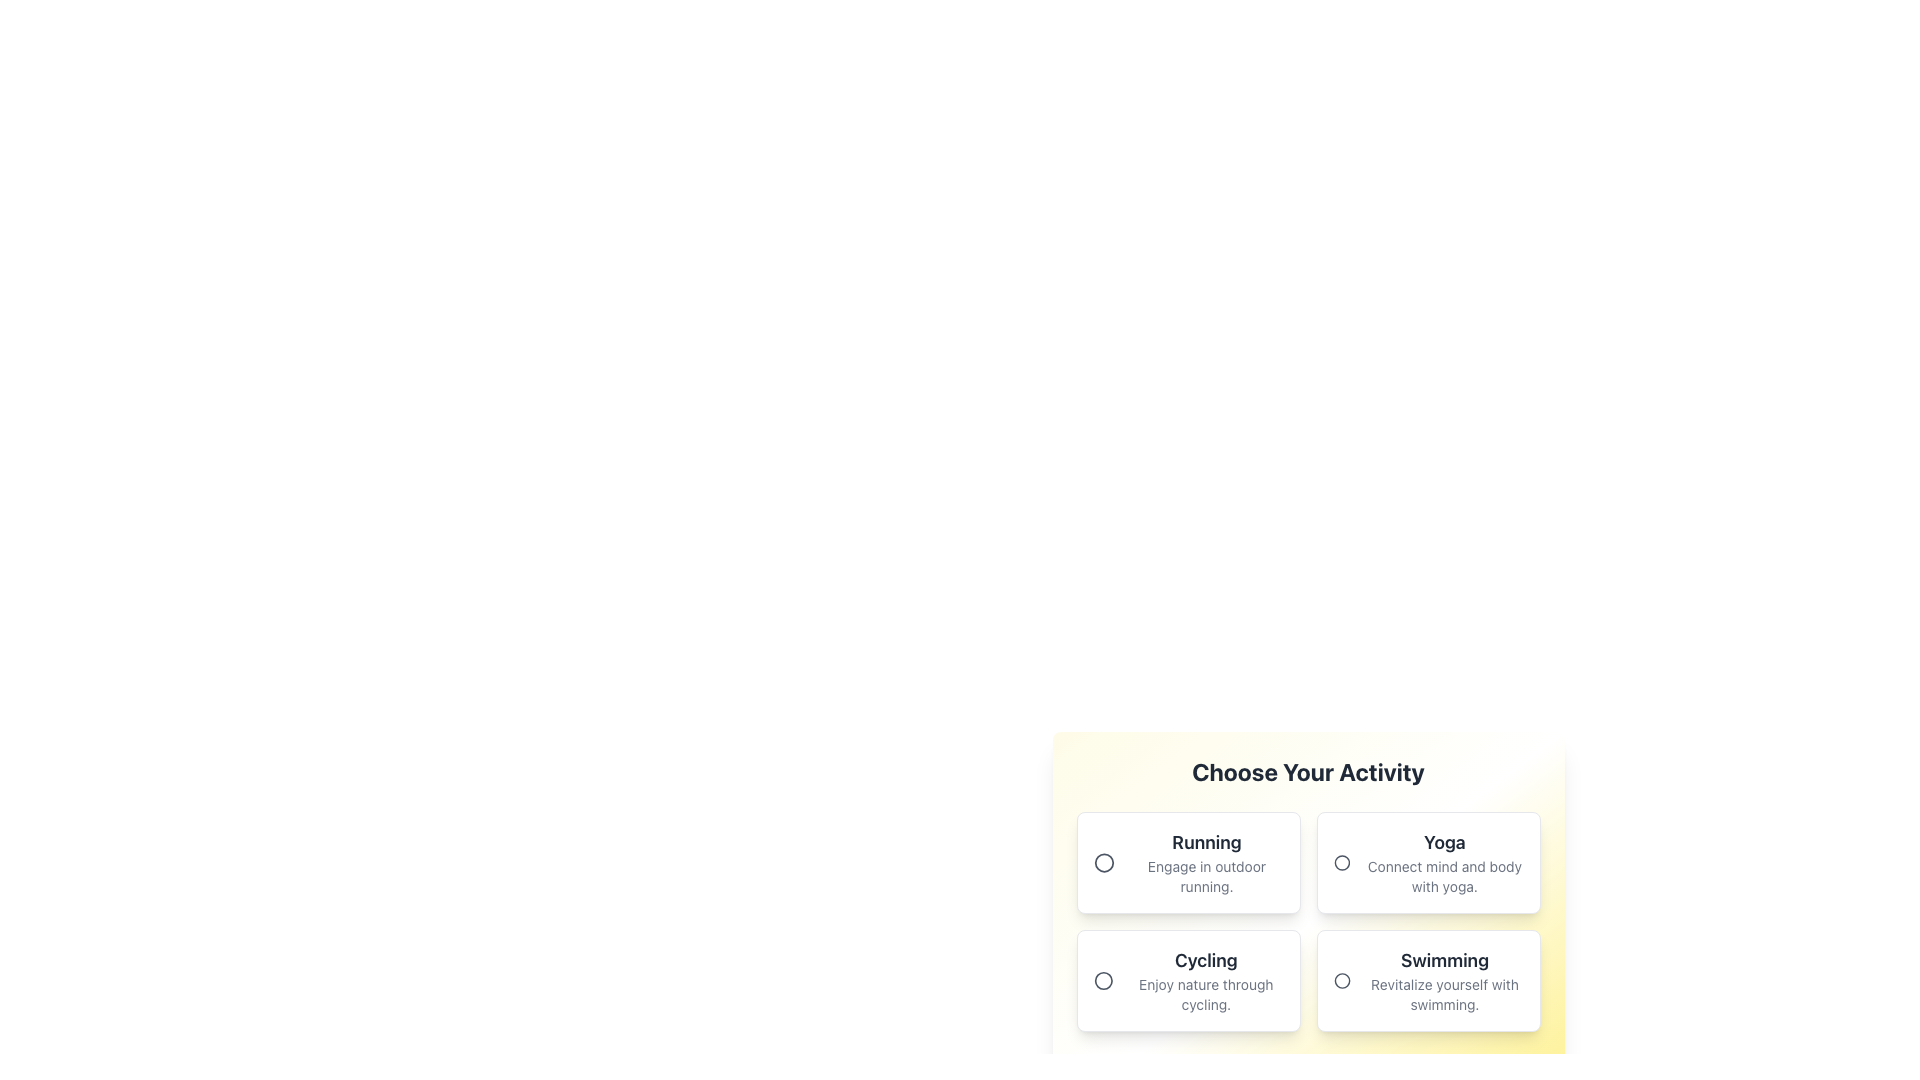  Describe the element at coordinates (1205, 995) in the screenshot. I see `the descriptive text label located beneath the title 'Cycling' within the 'Cycling' card, which highlights the benefits of the cycling activity option` at that location.